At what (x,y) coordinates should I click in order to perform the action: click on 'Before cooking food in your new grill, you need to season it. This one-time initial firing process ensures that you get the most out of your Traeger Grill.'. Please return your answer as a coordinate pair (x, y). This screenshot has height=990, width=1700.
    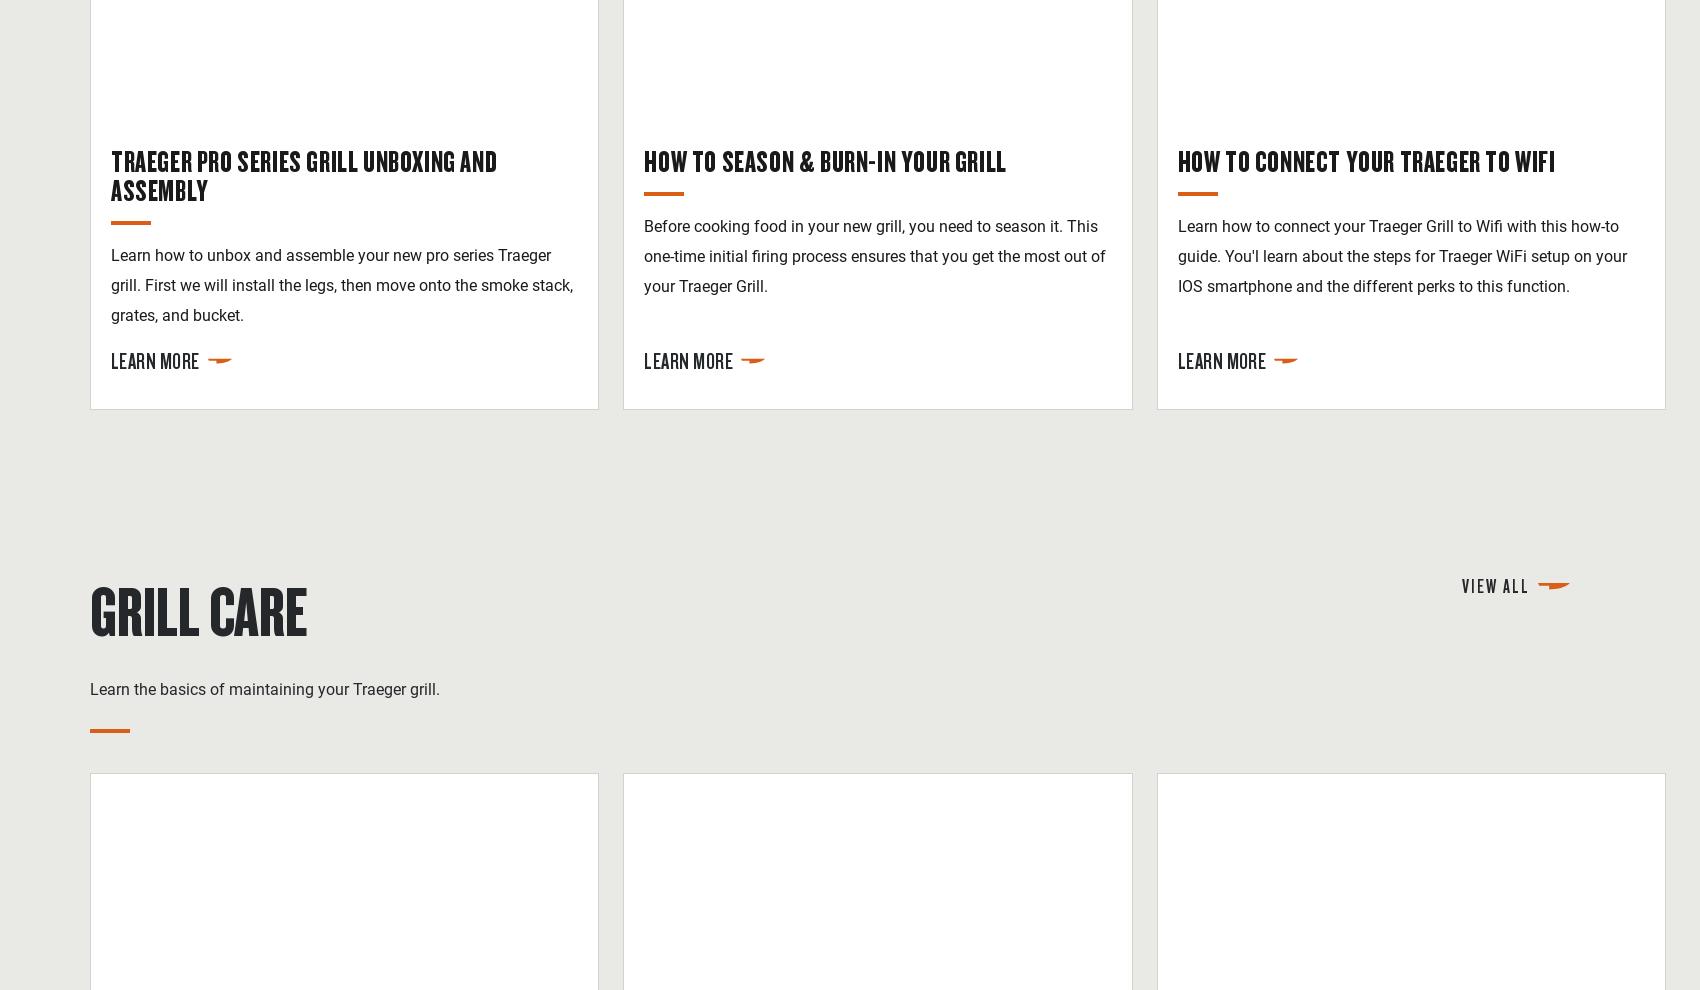
    Looking at the image, I should click on (874, 255).